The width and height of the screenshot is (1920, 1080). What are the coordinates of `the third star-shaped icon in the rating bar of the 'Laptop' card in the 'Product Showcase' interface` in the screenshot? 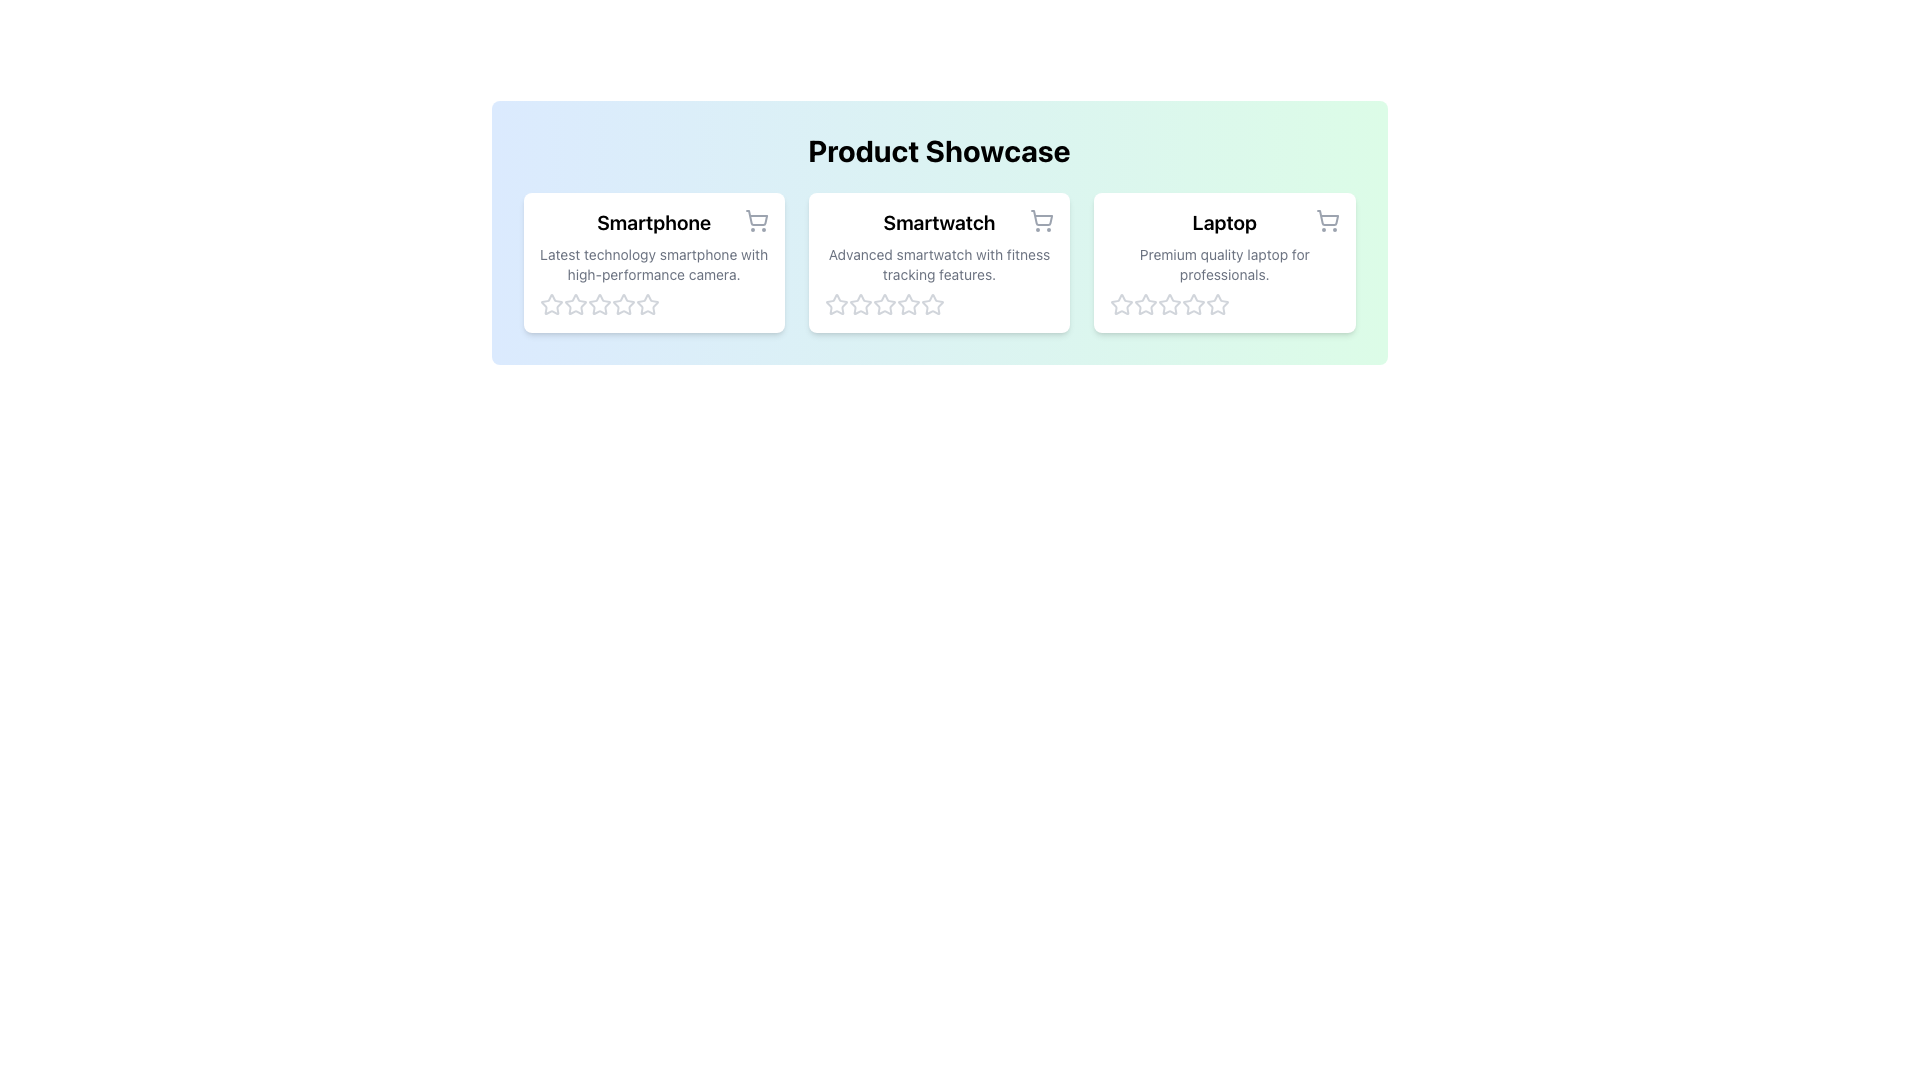 It's located at (1170, 304).